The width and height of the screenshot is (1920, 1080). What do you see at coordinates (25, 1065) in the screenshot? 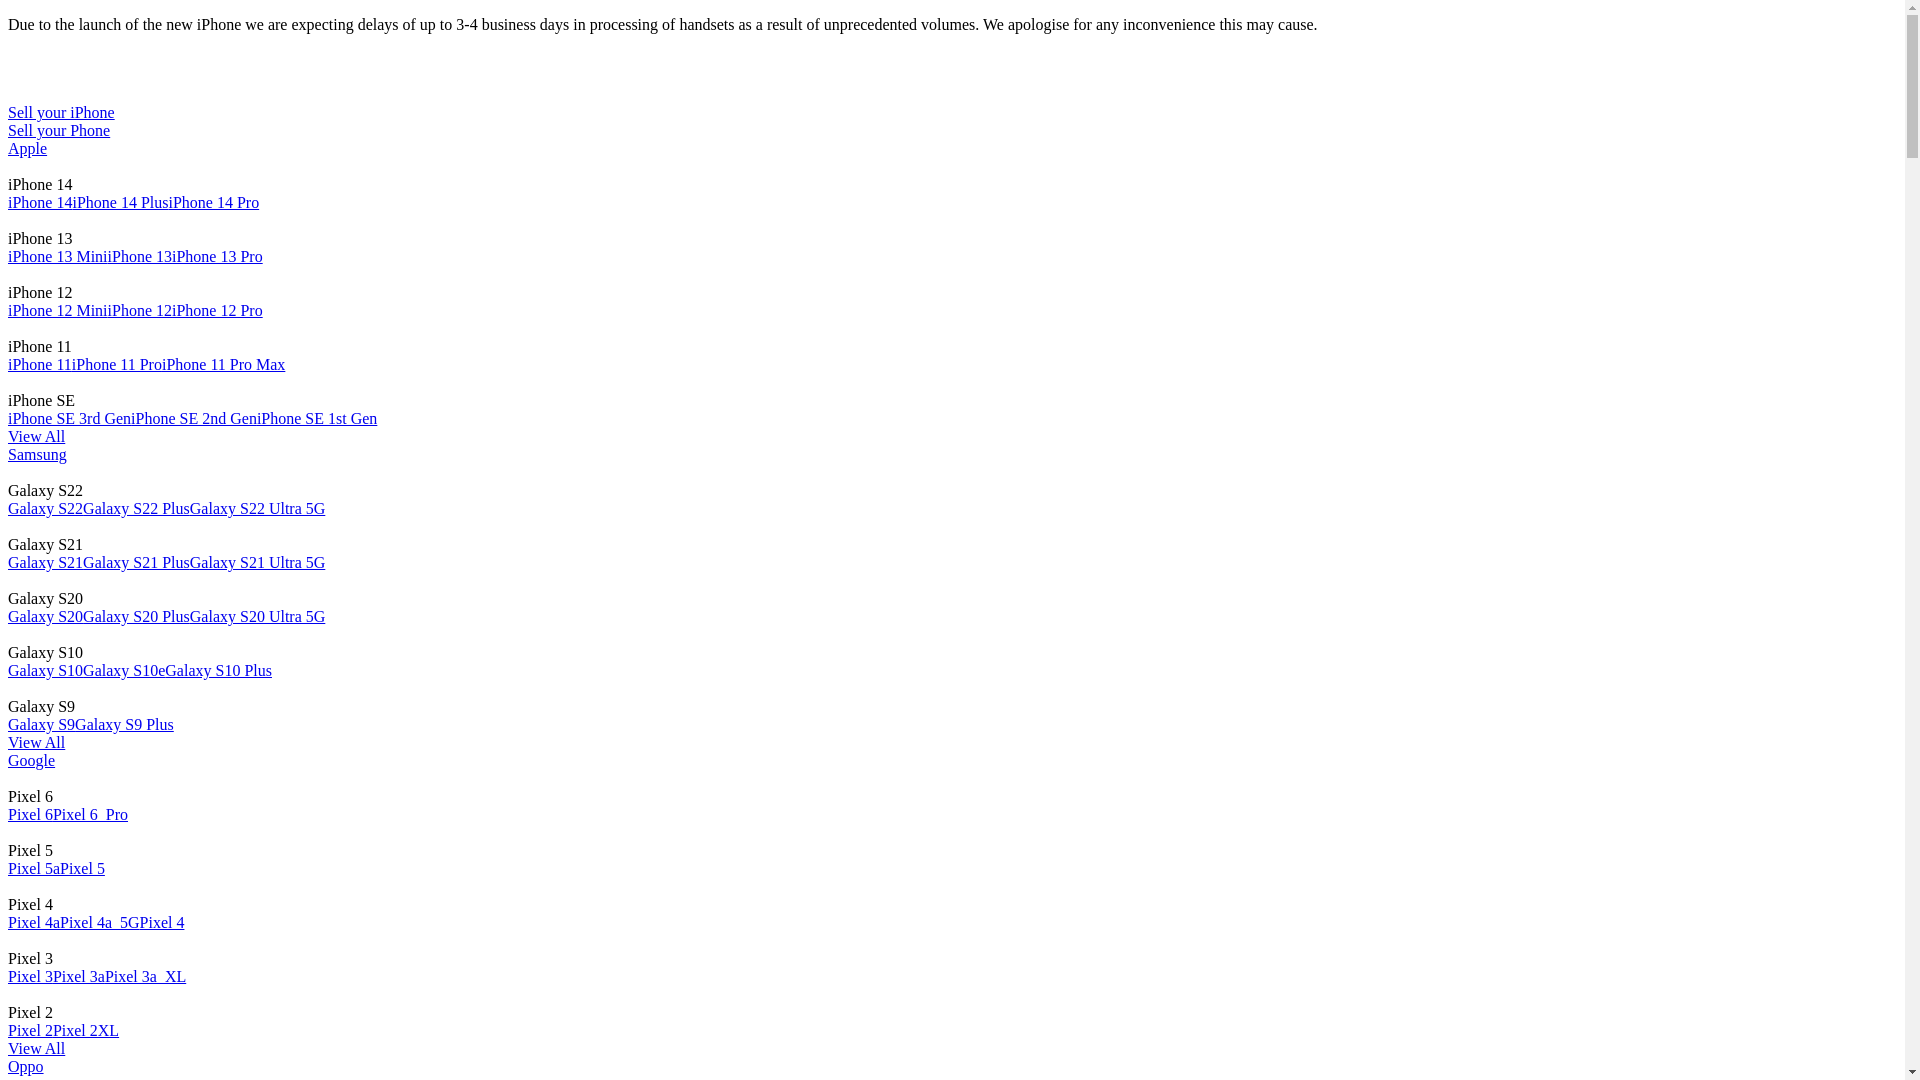
I see `'Oppo'` at bounding box center [25, 1065].